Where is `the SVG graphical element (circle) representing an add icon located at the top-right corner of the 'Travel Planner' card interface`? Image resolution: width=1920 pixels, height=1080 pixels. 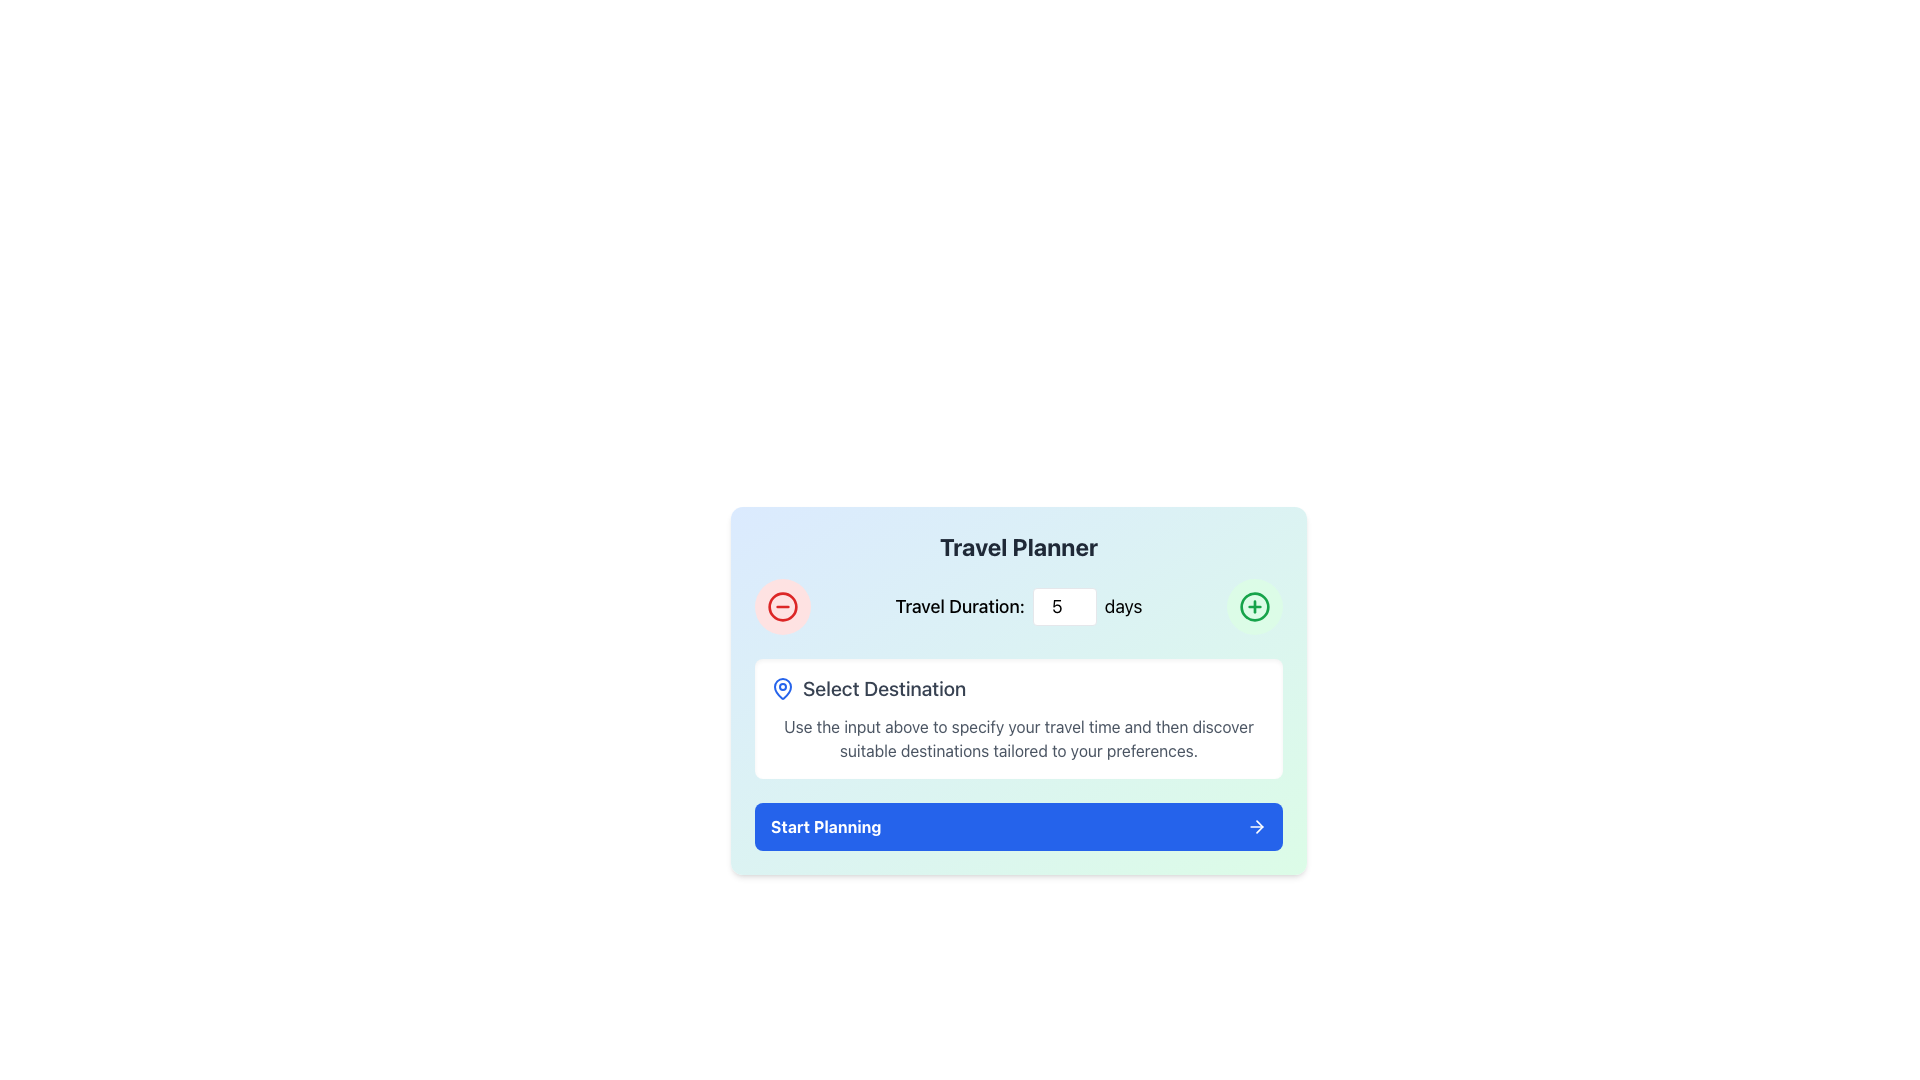
the SVG graphical element (circle) representing an add icon located at the top-right corner of the 'Travel Planner' card interface is located at coordinates (1253, 605).